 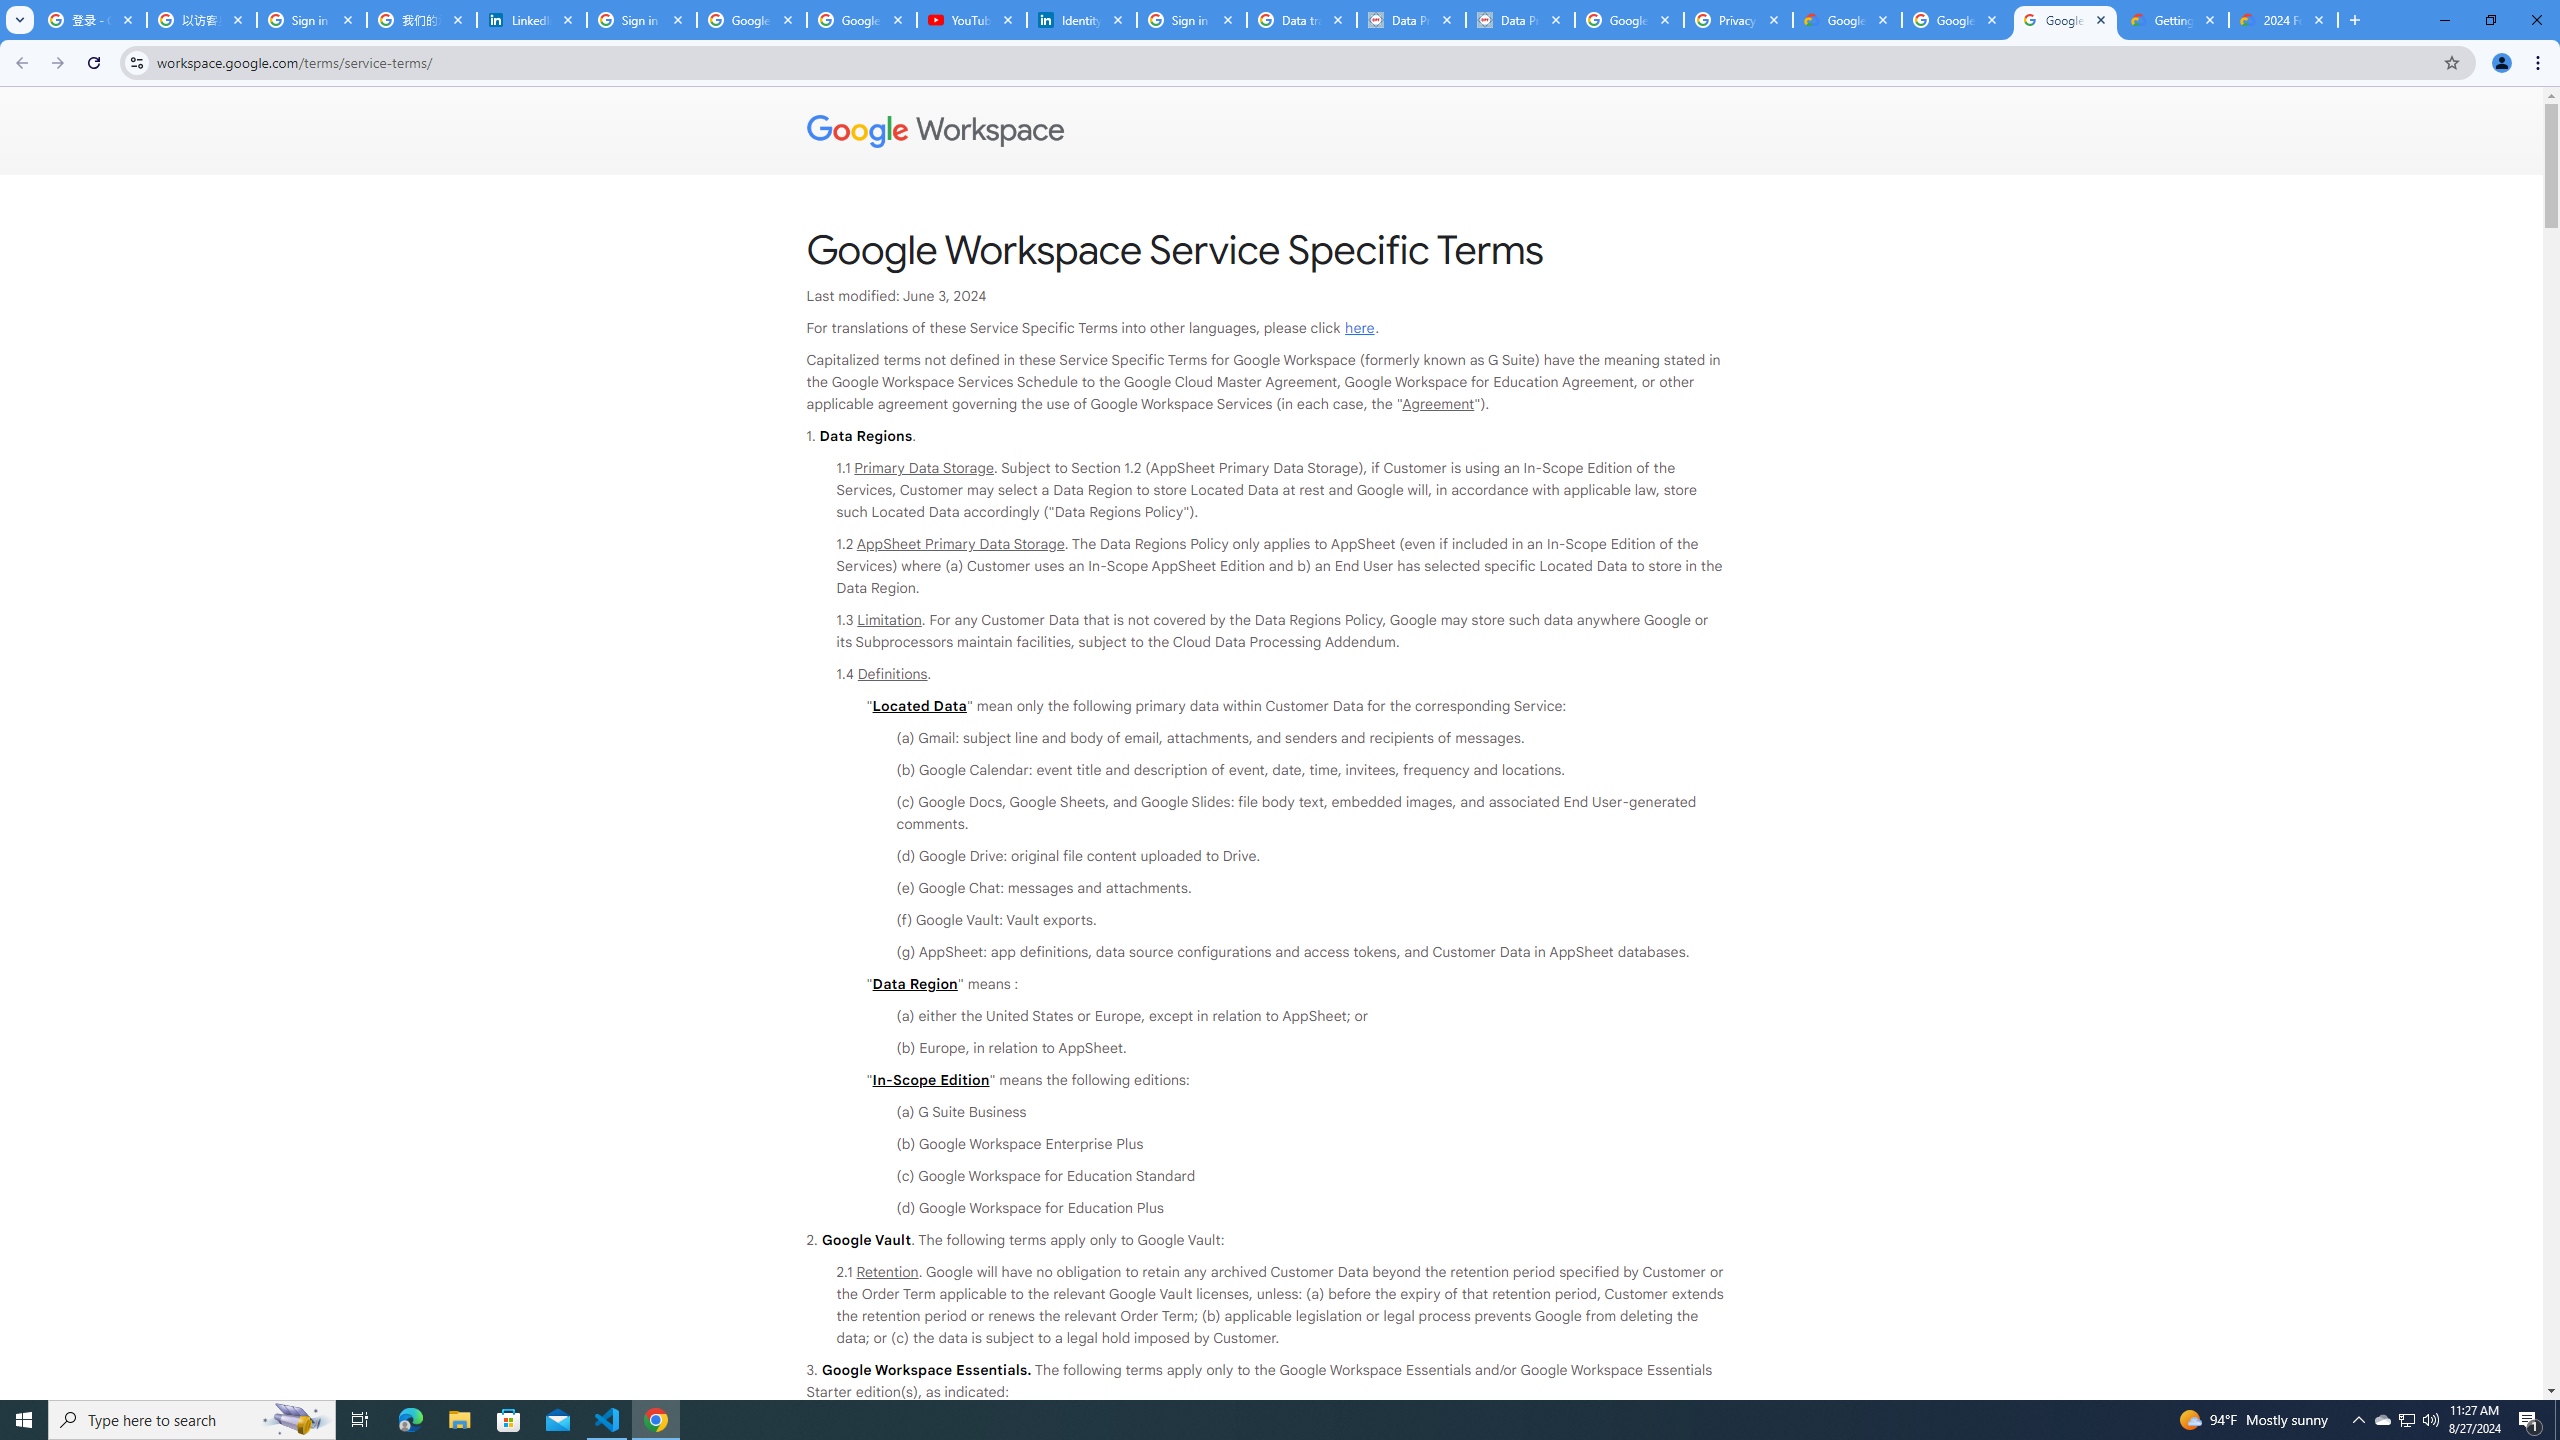 I want to click on 'Data Privacy Framework', so click(x=1410, y=19).